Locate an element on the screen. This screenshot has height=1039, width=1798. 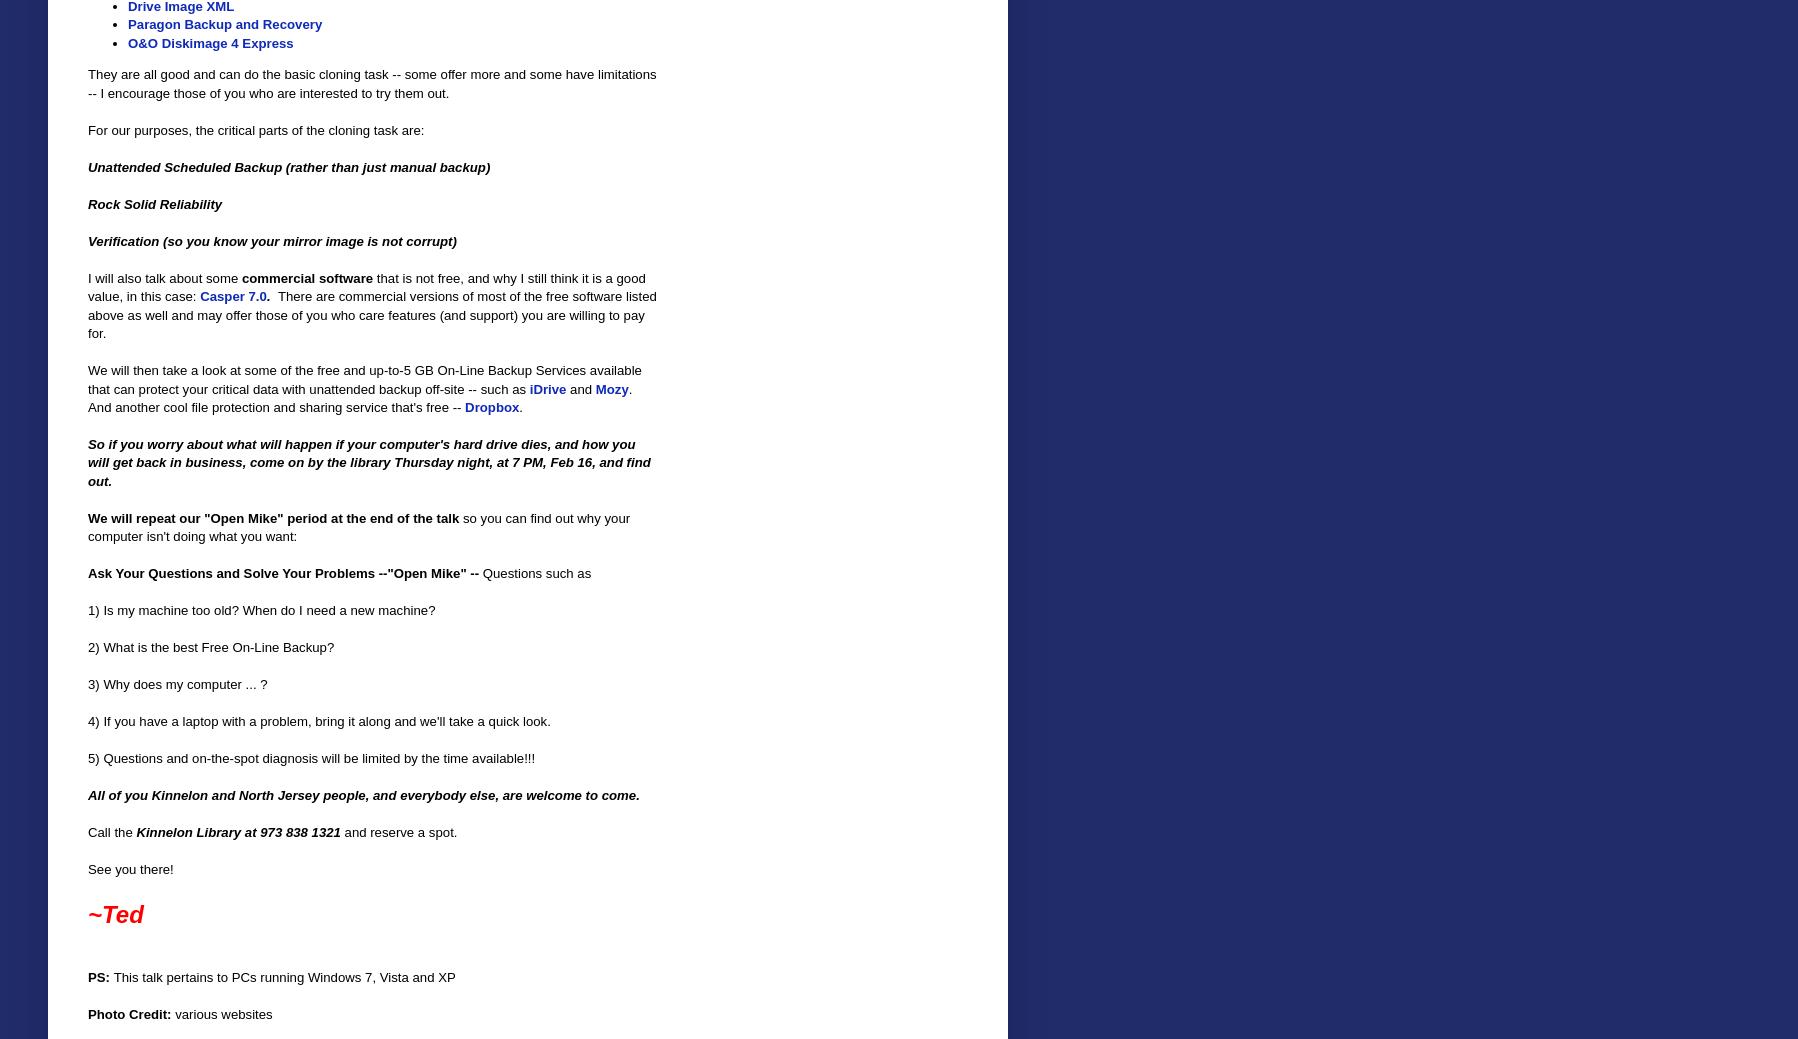
'2) What is the best Free On-Line Backup?' is located at coordinates (211, 647).